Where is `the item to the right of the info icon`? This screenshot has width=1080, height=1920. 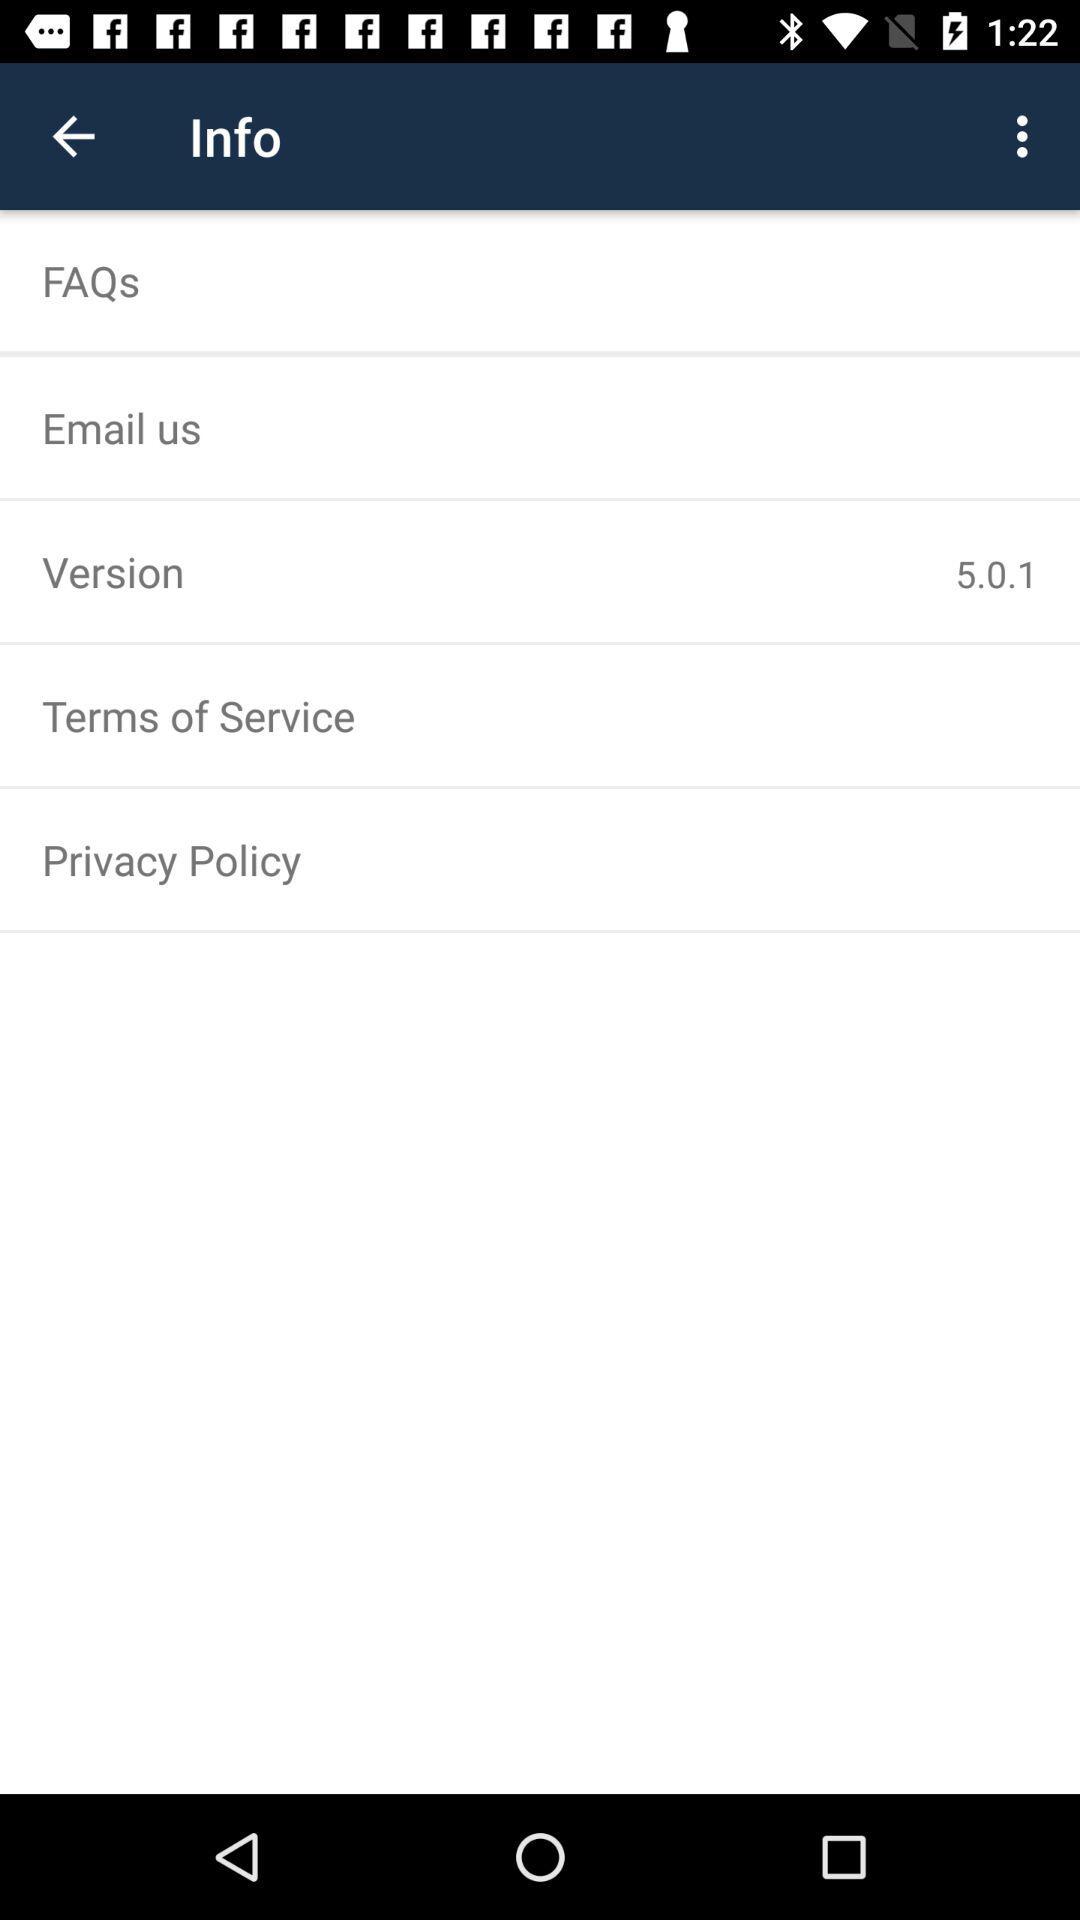 the item to the right of the info icon is located at coordinates (1027, 135).